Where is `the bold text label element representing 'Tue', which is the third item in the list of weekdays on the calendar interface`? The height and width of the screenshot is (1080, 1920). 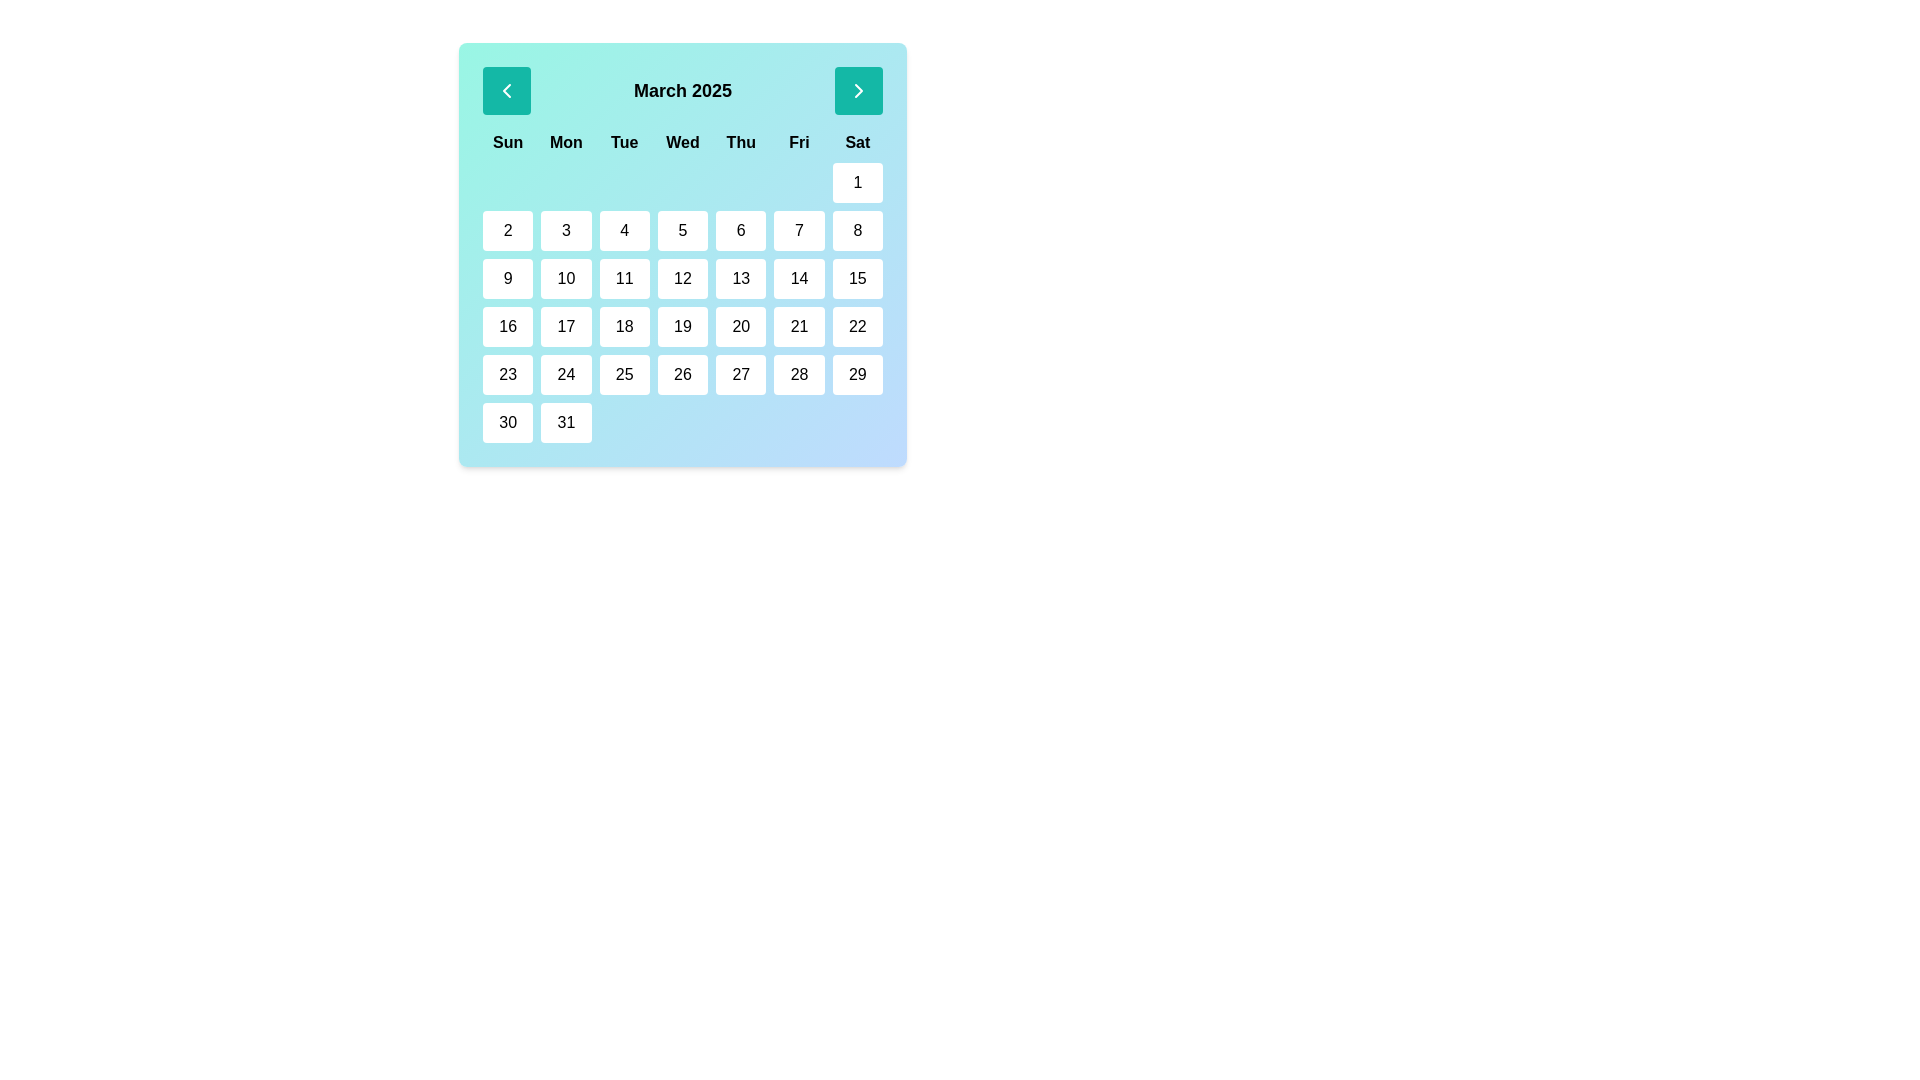 the bold text label element representing 'Tue', which is the third item in the list of weekdays on the calendar interface is located at coordinates (623, 141).